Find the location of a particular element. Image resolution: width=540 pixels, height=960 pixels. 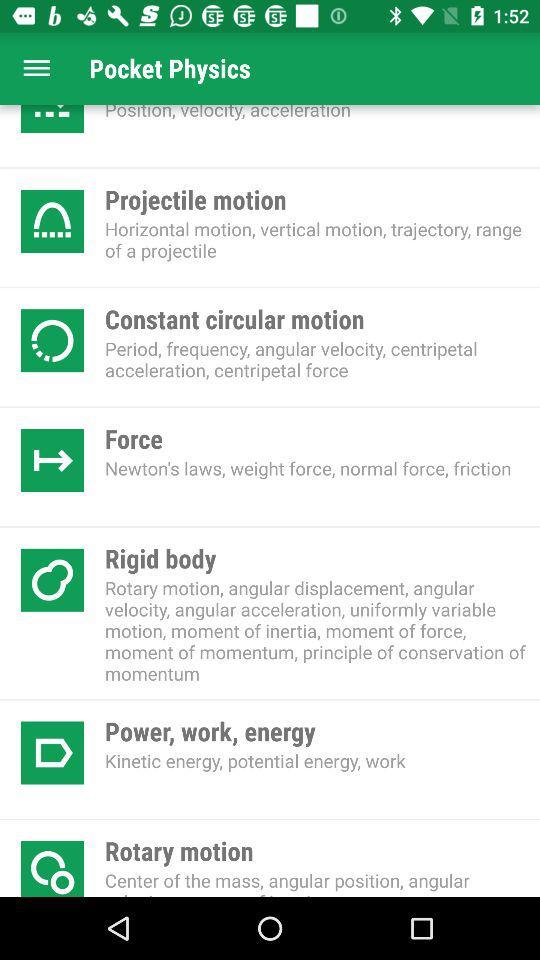

open menu is located at coordinates (36, 68).